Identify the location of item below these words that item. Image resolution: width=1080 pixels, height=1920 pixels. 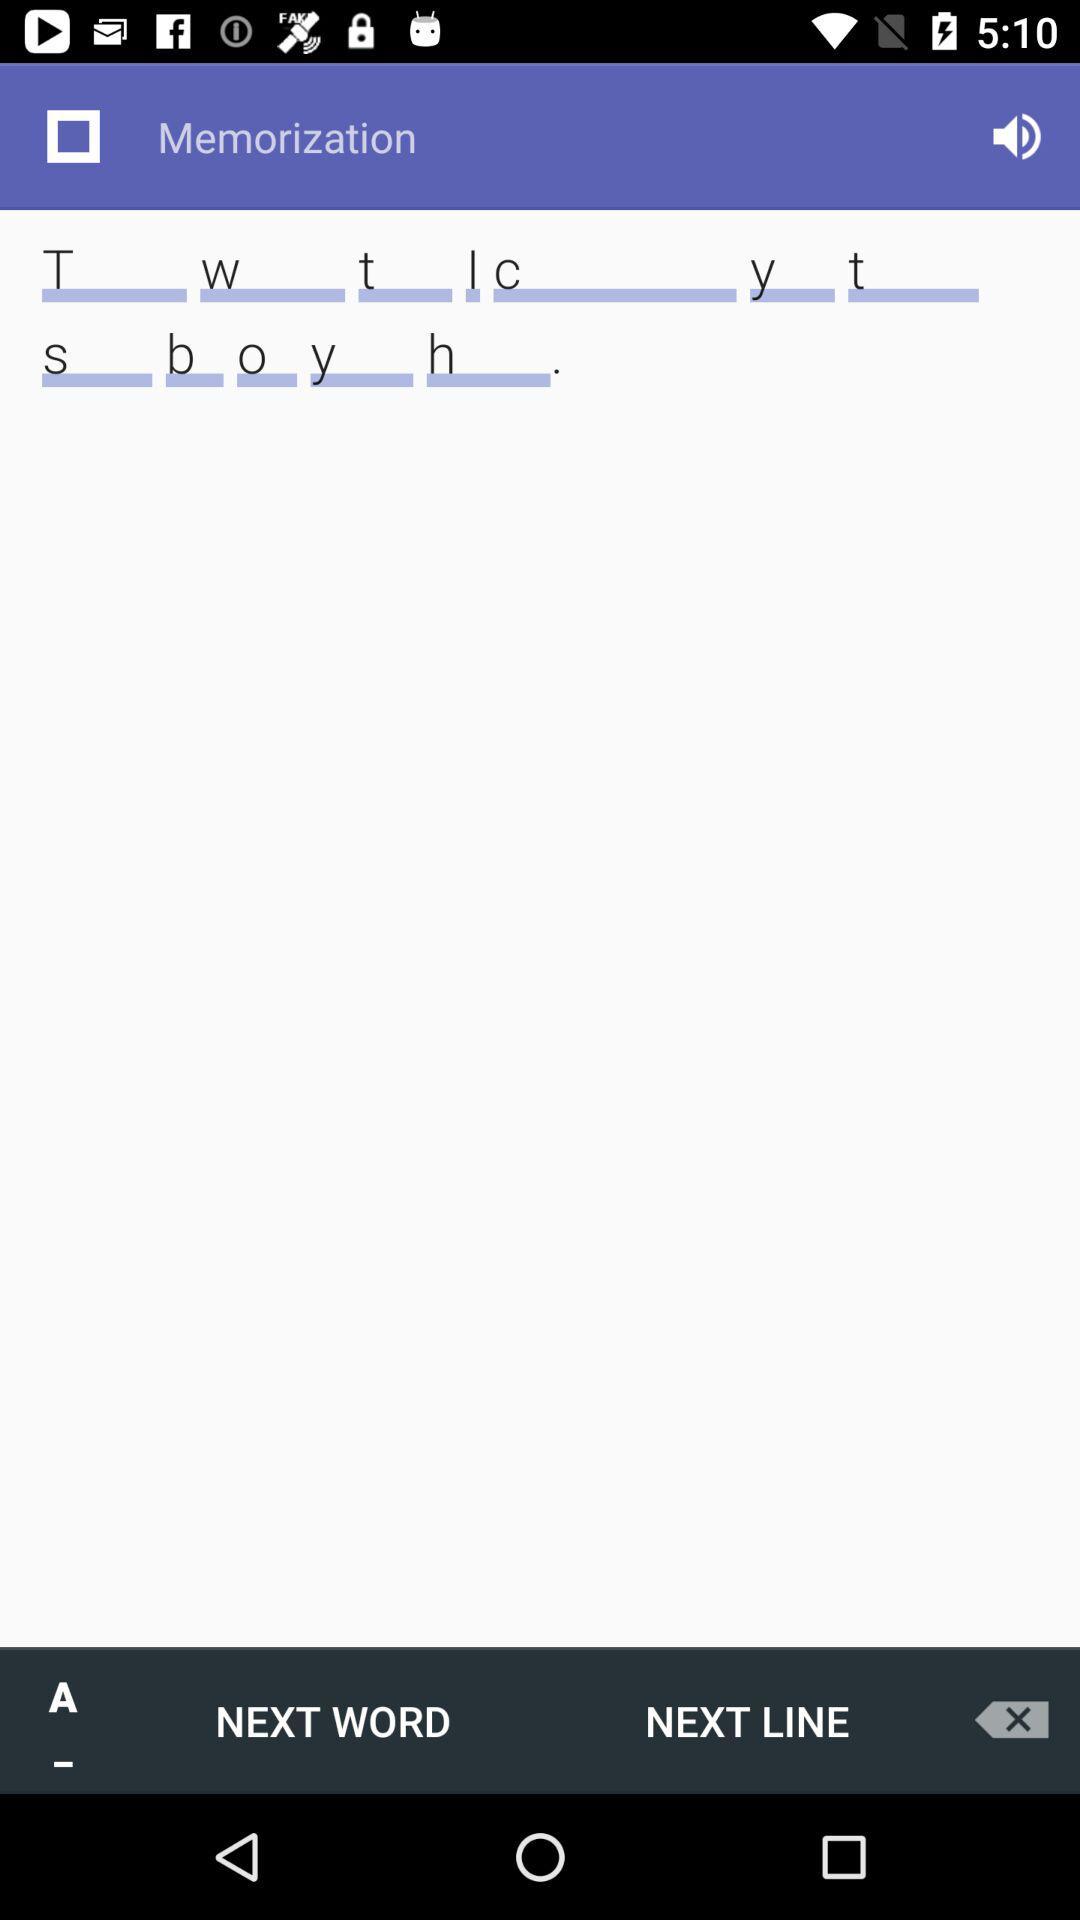
(331, 1719).